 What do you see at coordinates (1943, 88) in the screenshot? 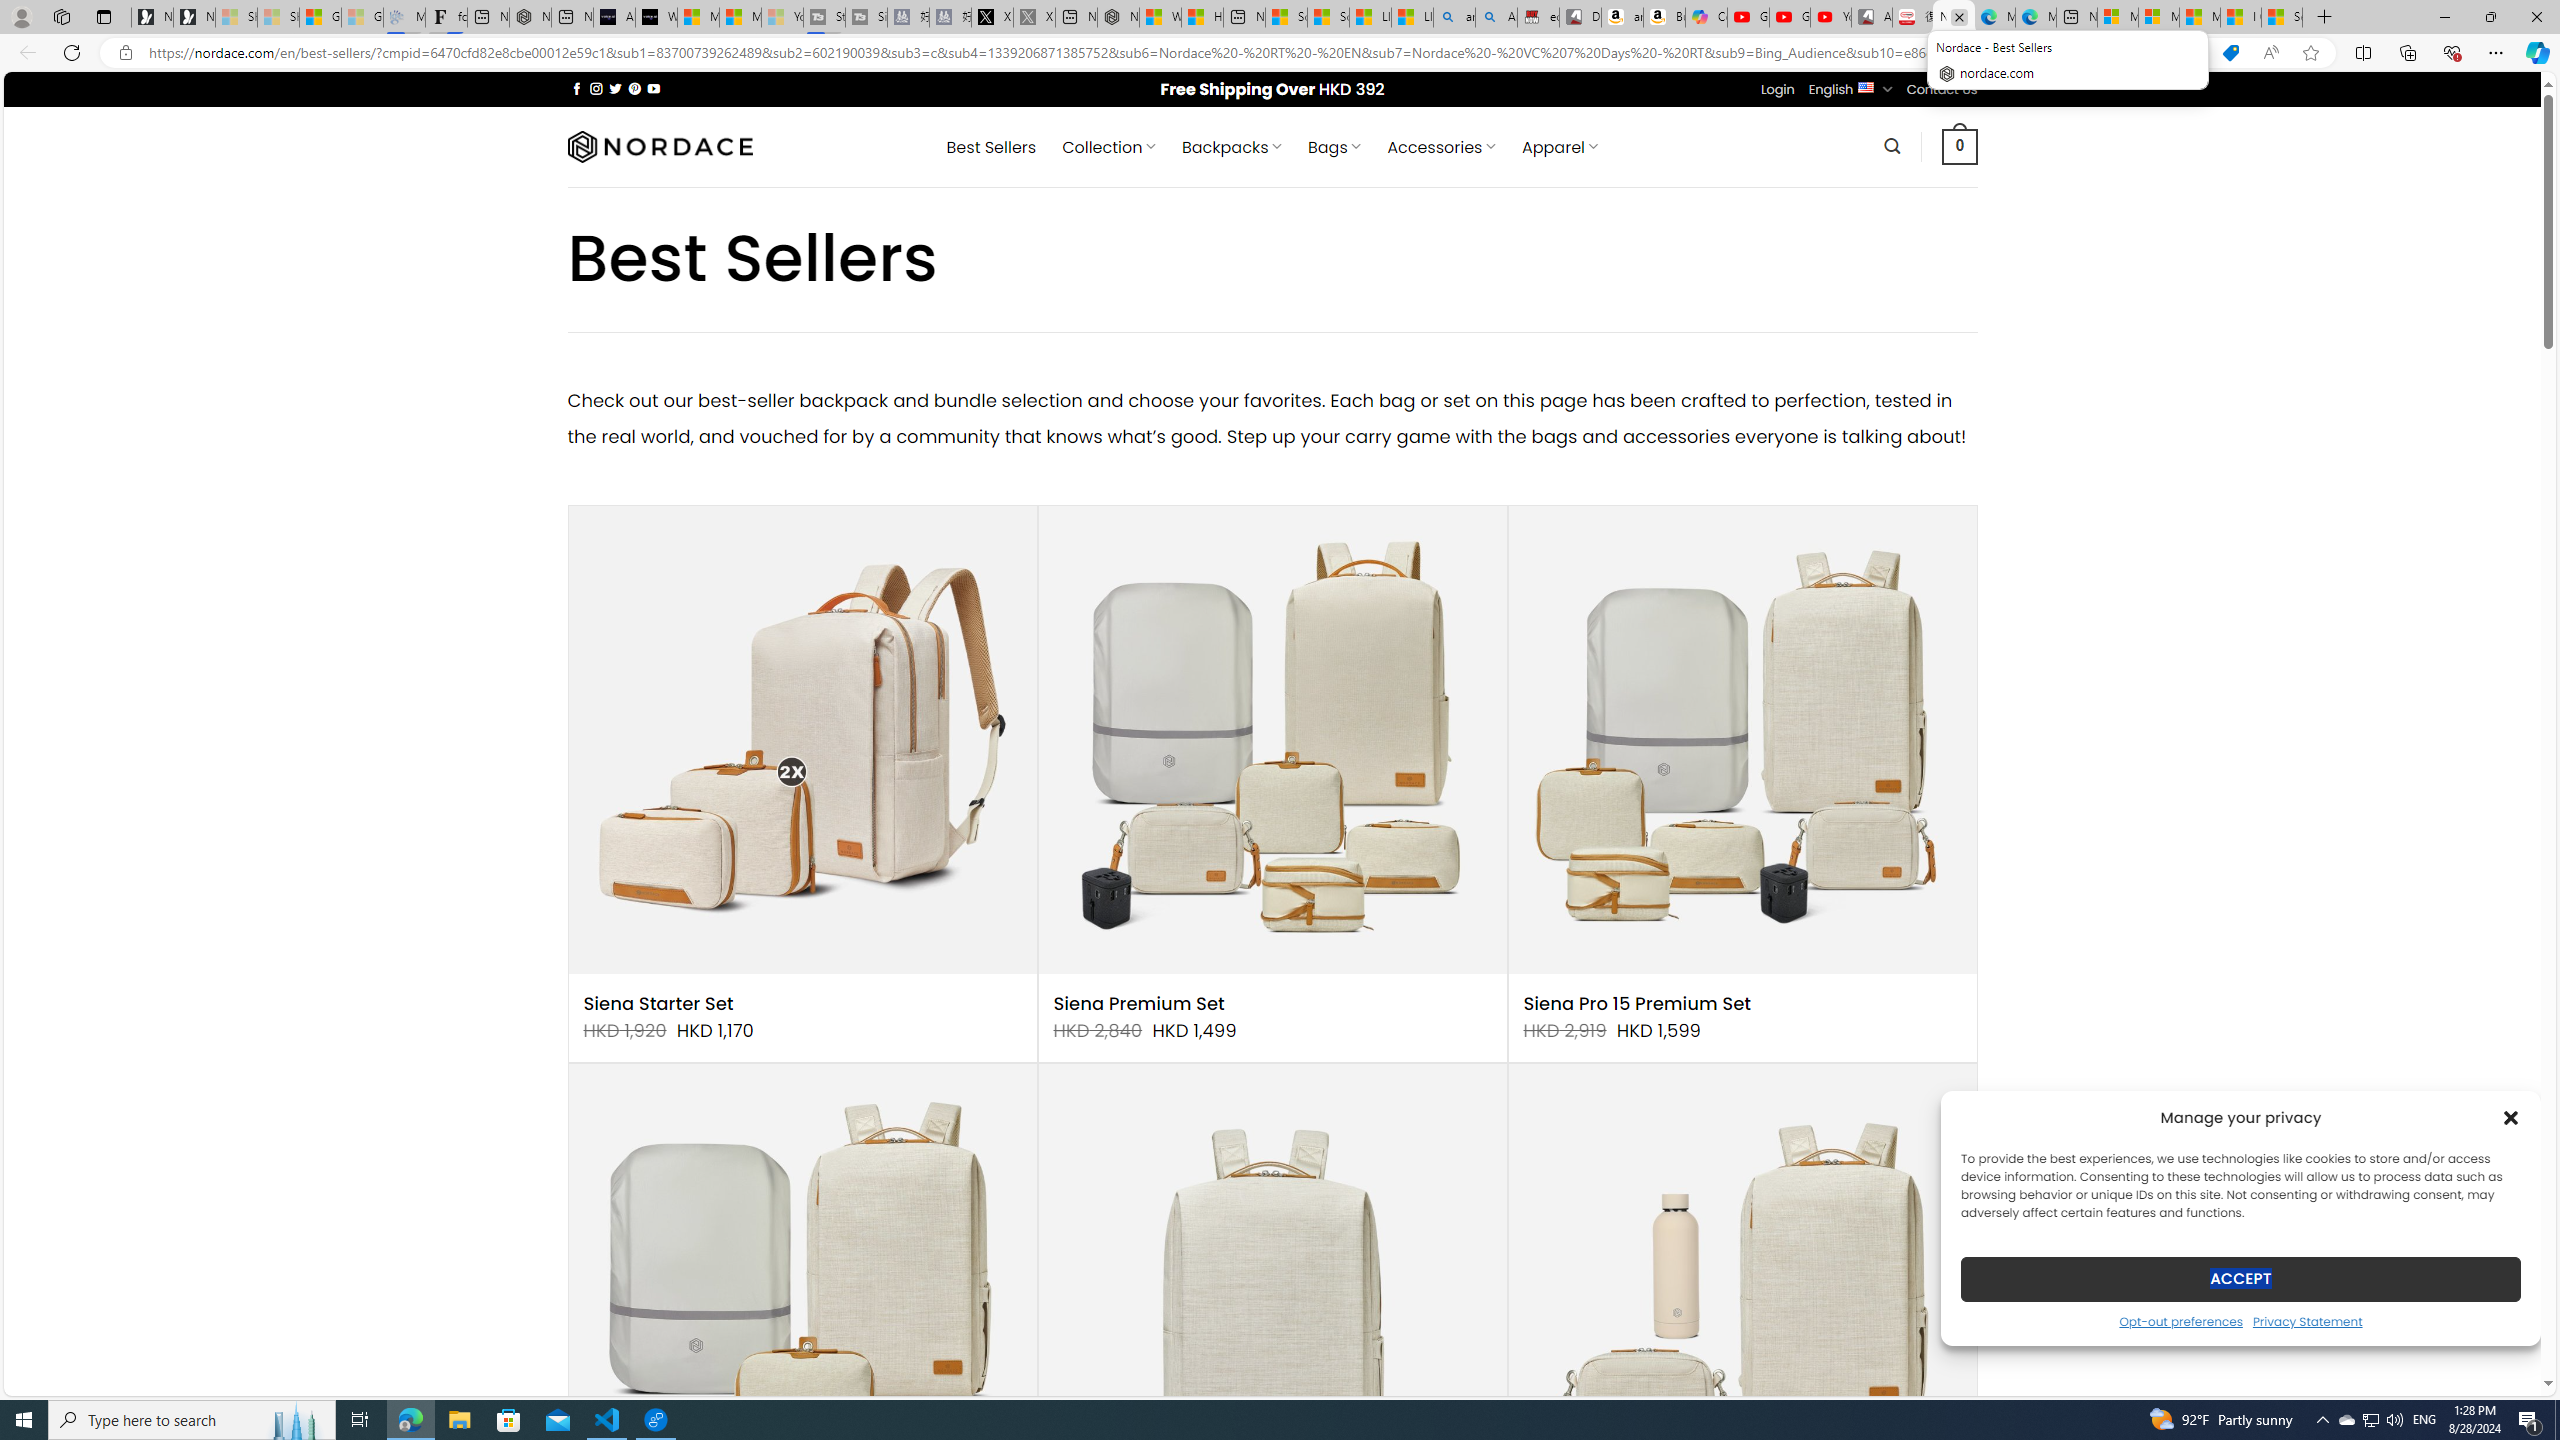
I see `'Contact Us'` at bounding box center [1943, 88].